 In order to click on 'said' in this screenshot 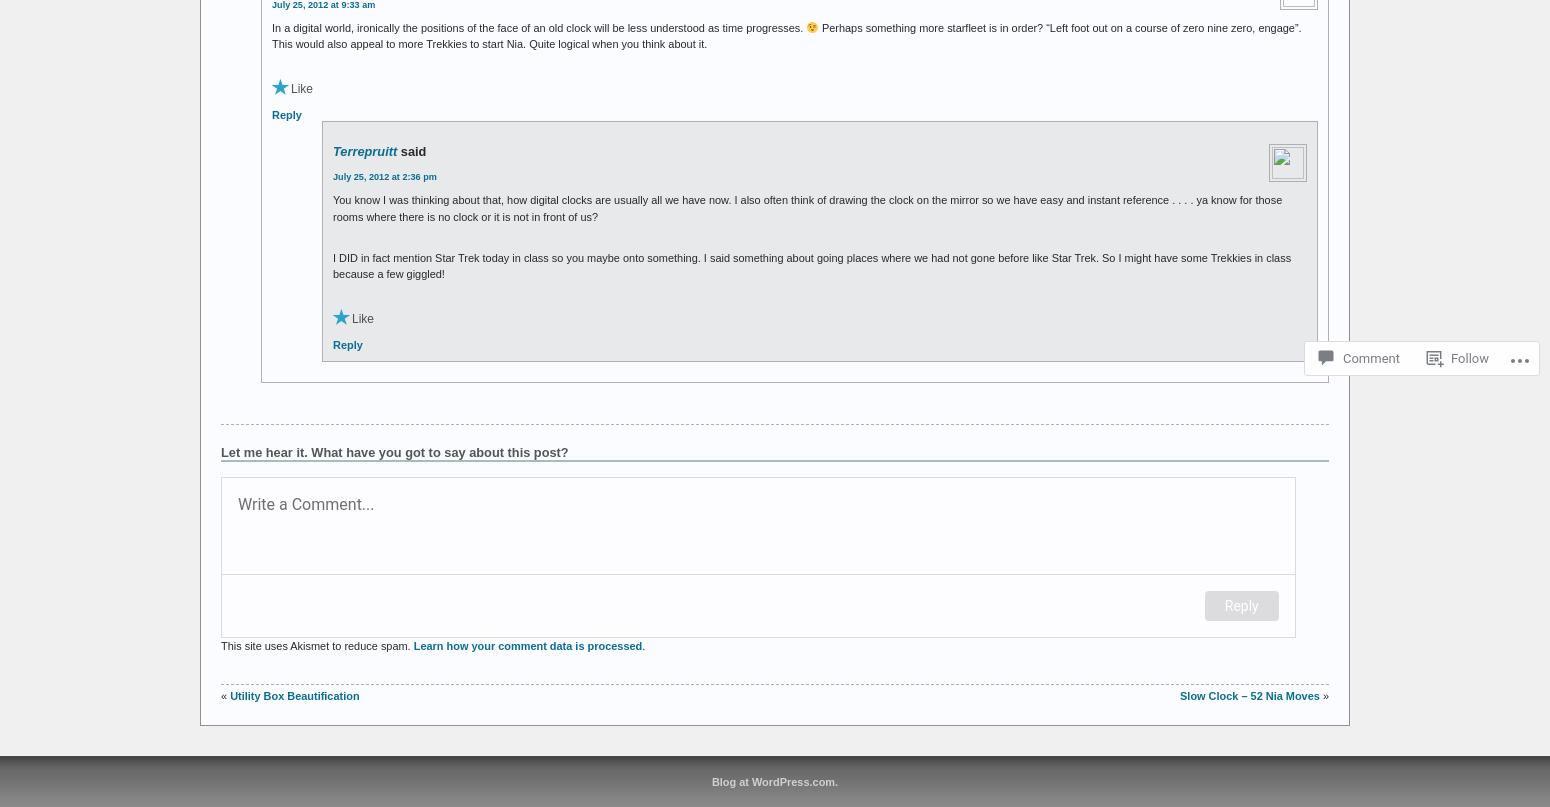, I will do `click(413, 150)`.